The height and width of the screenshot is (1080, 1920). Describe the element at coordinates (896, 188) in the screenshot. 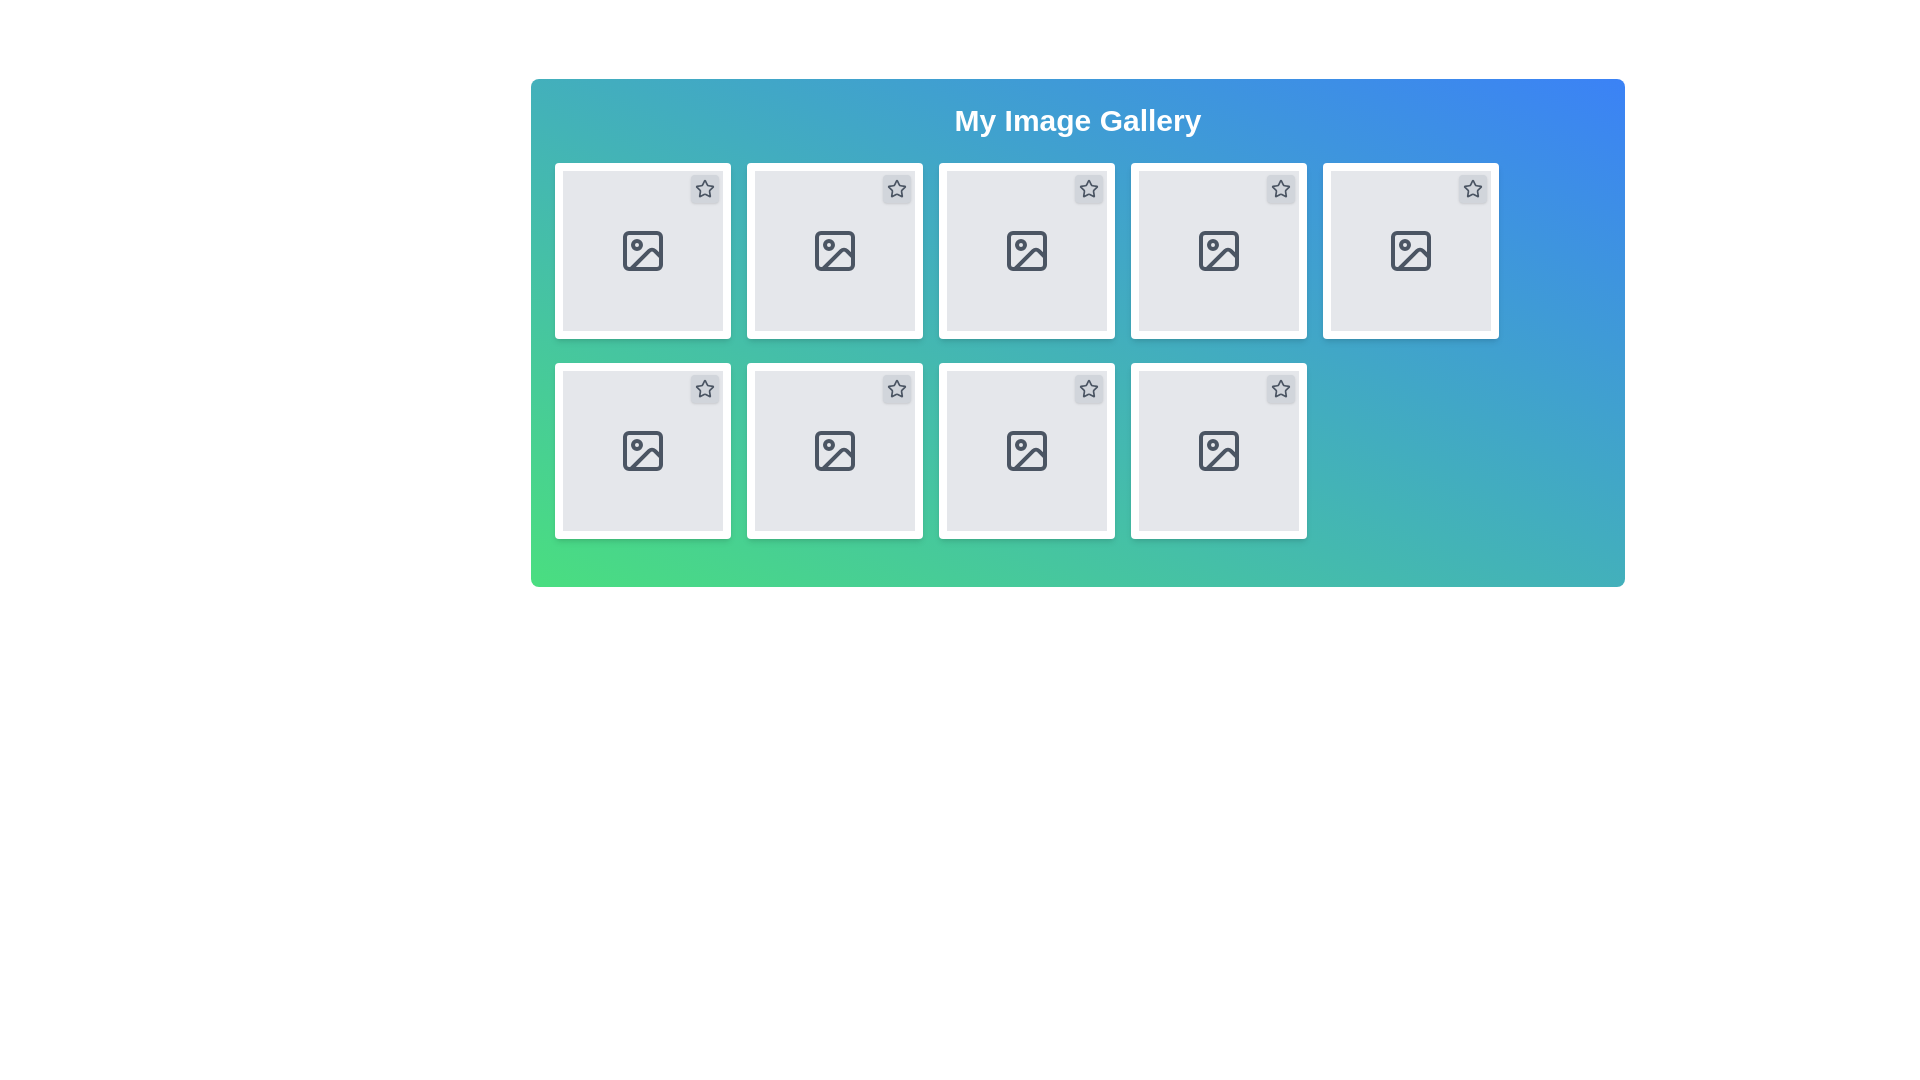

I see `the star icon located in the upper-right corner of the second tile in the first row of the grid layout` at that location.